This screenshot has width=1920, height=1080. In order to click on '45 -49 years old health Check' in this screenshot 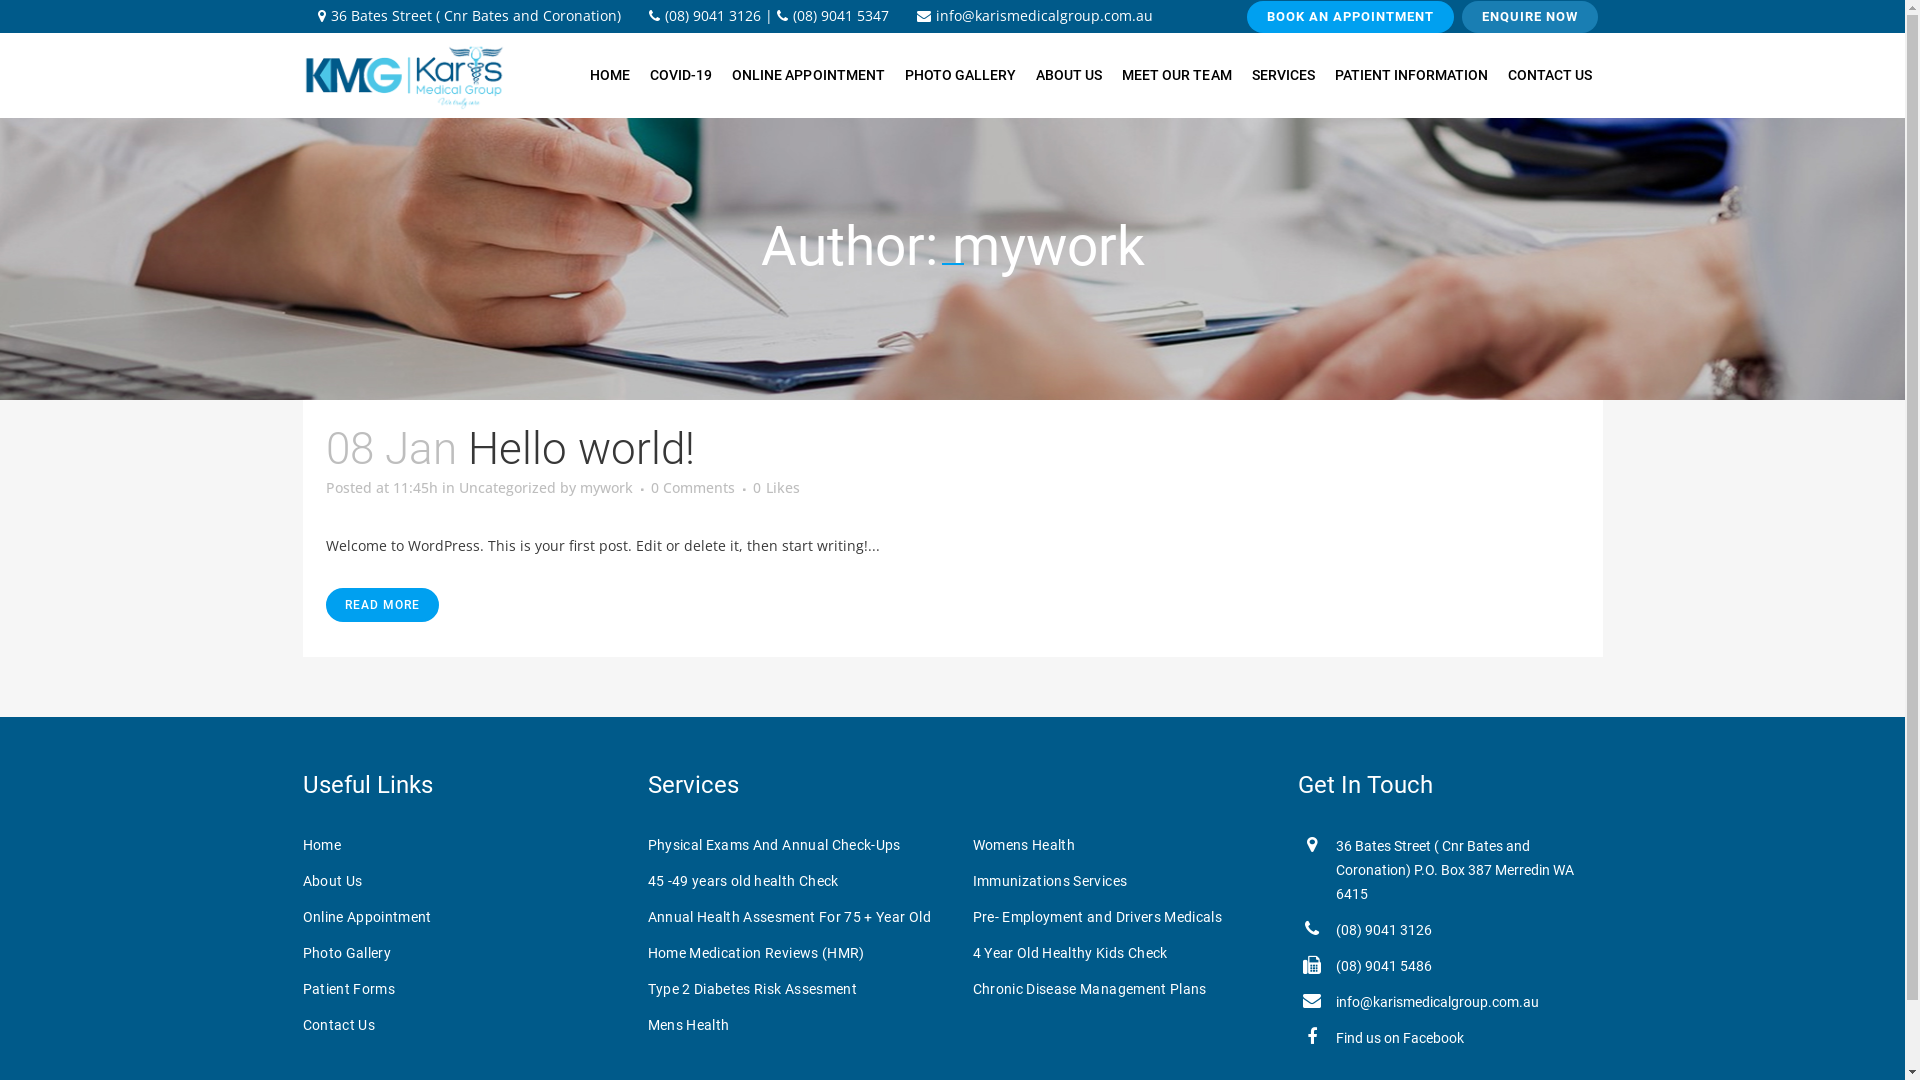, I will do `click(794, 879)`.